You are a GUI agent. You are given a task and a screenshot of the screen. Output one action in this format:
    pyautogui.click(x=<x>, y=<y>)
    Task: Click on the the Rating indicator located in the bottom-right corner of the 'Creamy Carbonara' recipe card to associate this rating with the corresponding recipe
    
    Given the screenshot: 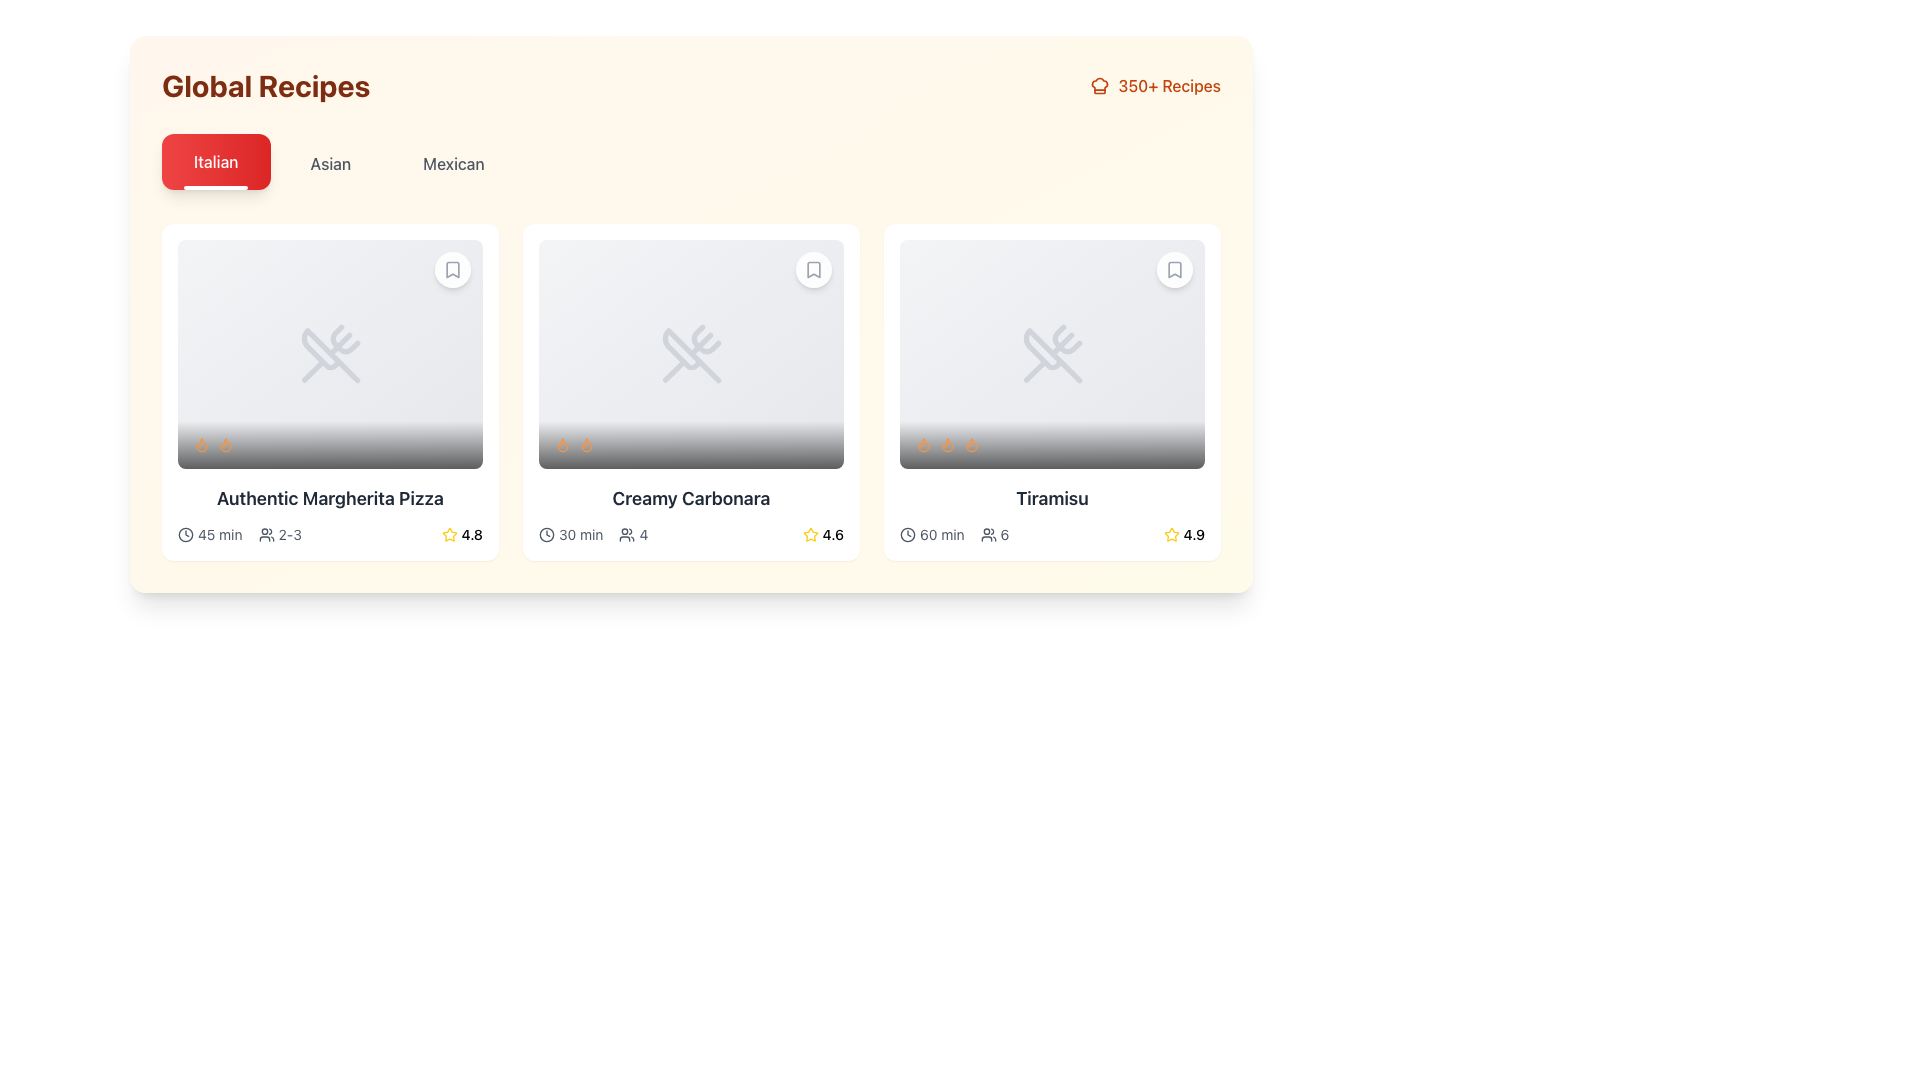 What is the action you would take?
    pyautogui.click(x=823, y=533)
    